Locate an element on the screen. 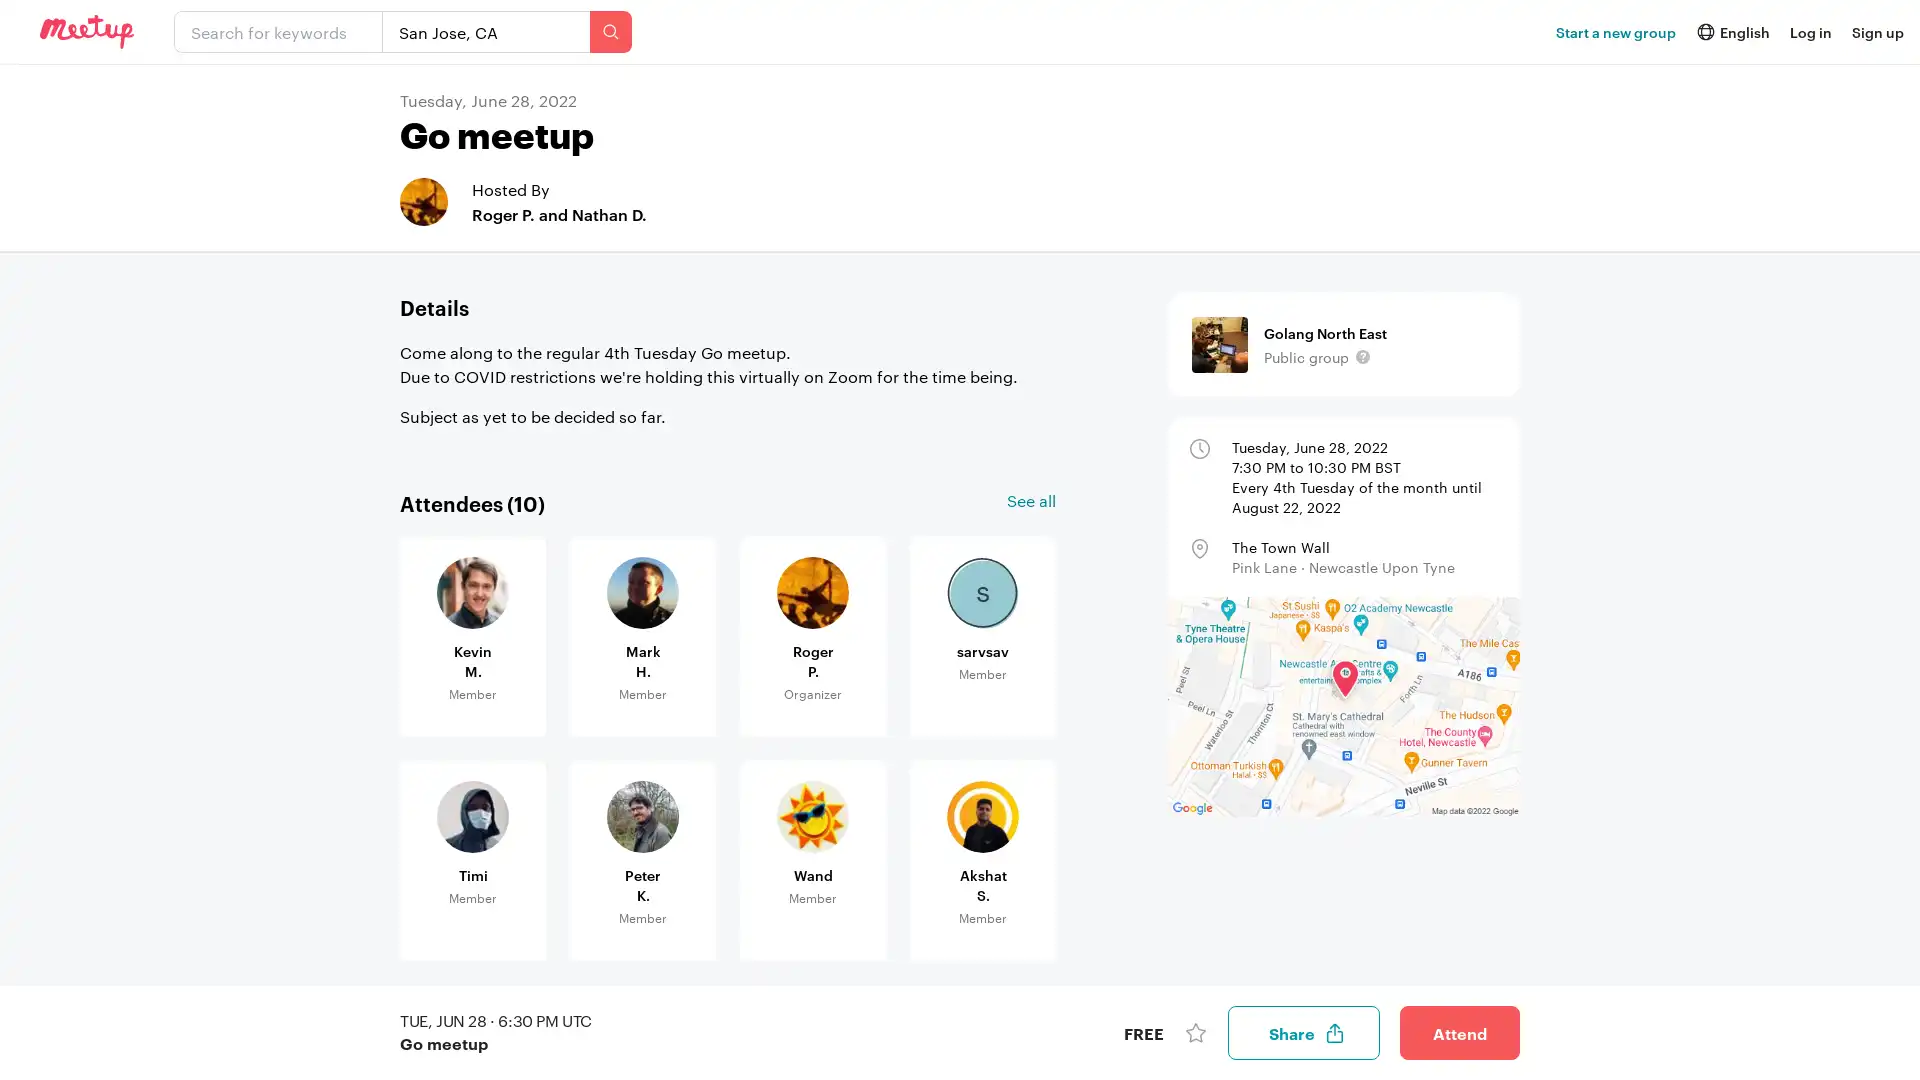 The height and width of the screenshot is (1080, 1920). This groups content, including its members and event details, are visible to the public. is located at coordinates (1362, 356).